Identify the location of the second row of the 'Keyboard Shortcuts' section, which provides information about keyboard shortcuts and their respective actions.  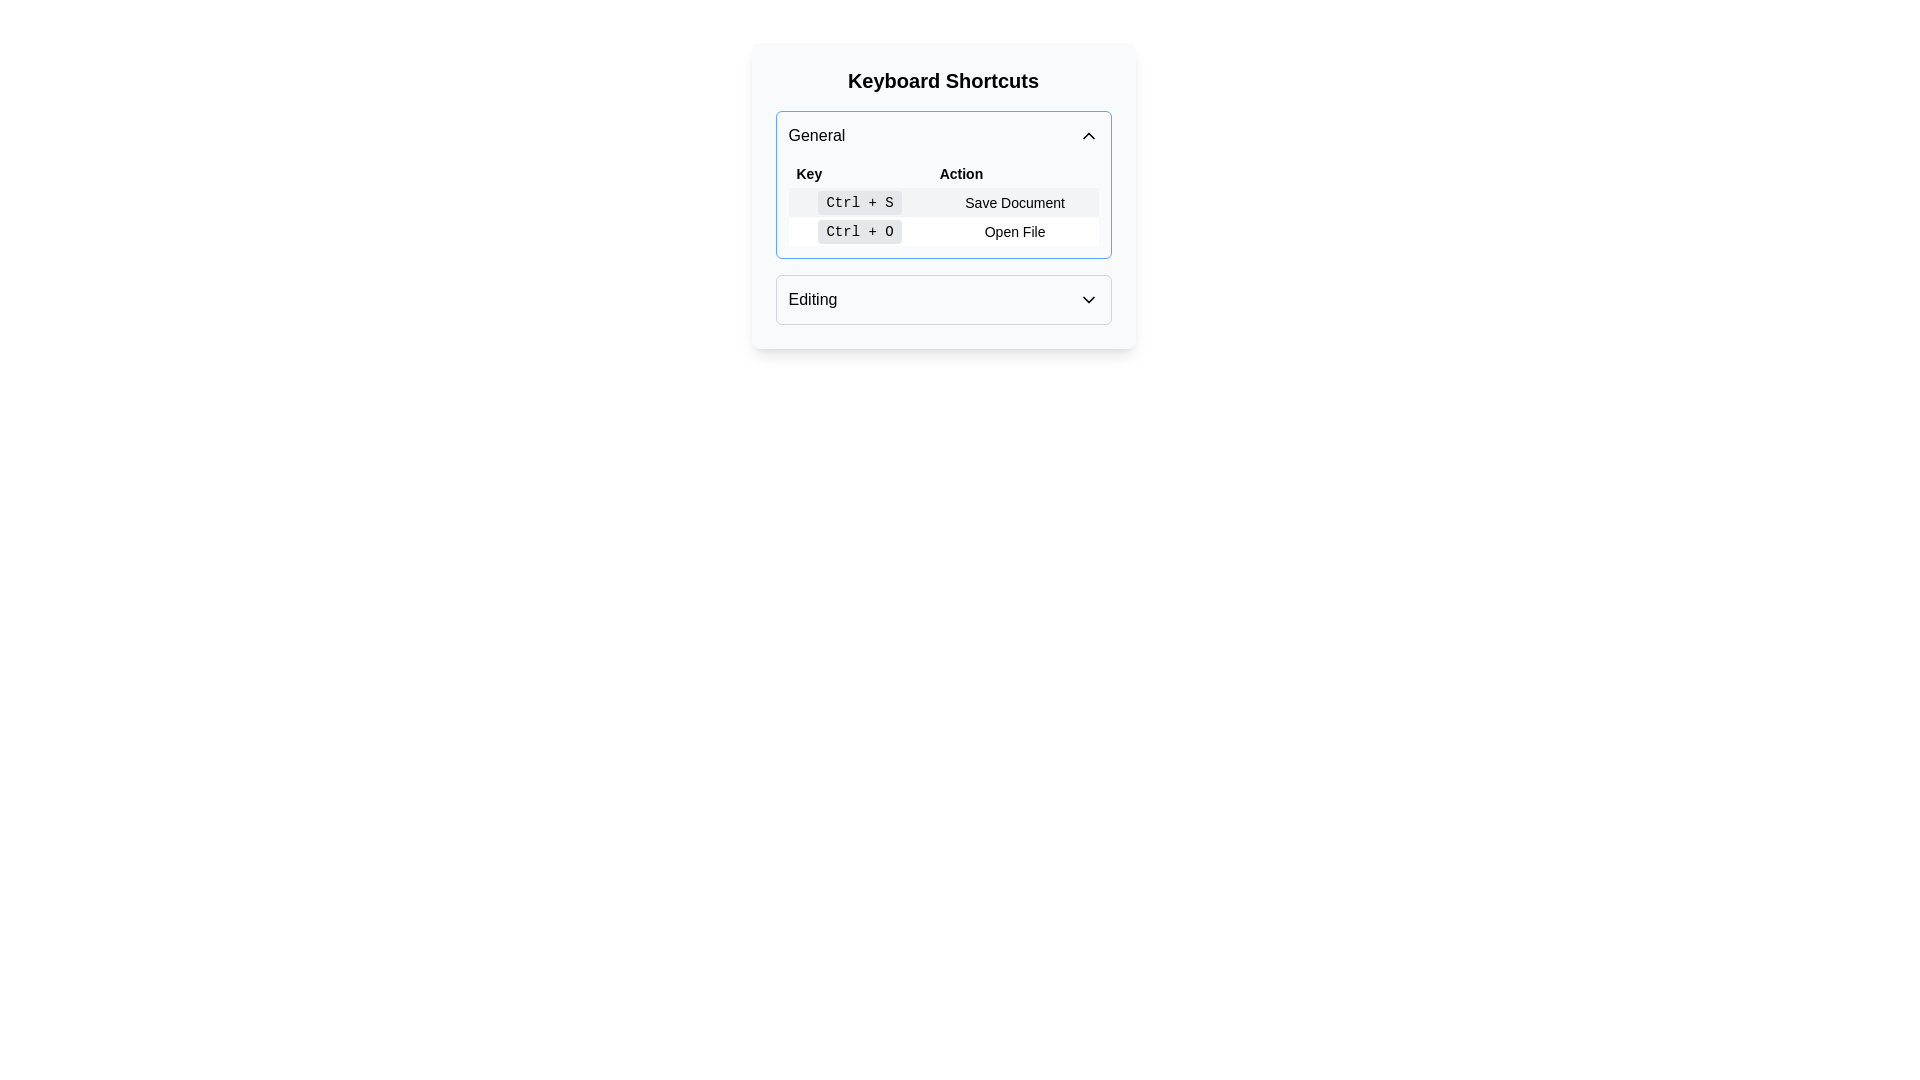
(942, 216).